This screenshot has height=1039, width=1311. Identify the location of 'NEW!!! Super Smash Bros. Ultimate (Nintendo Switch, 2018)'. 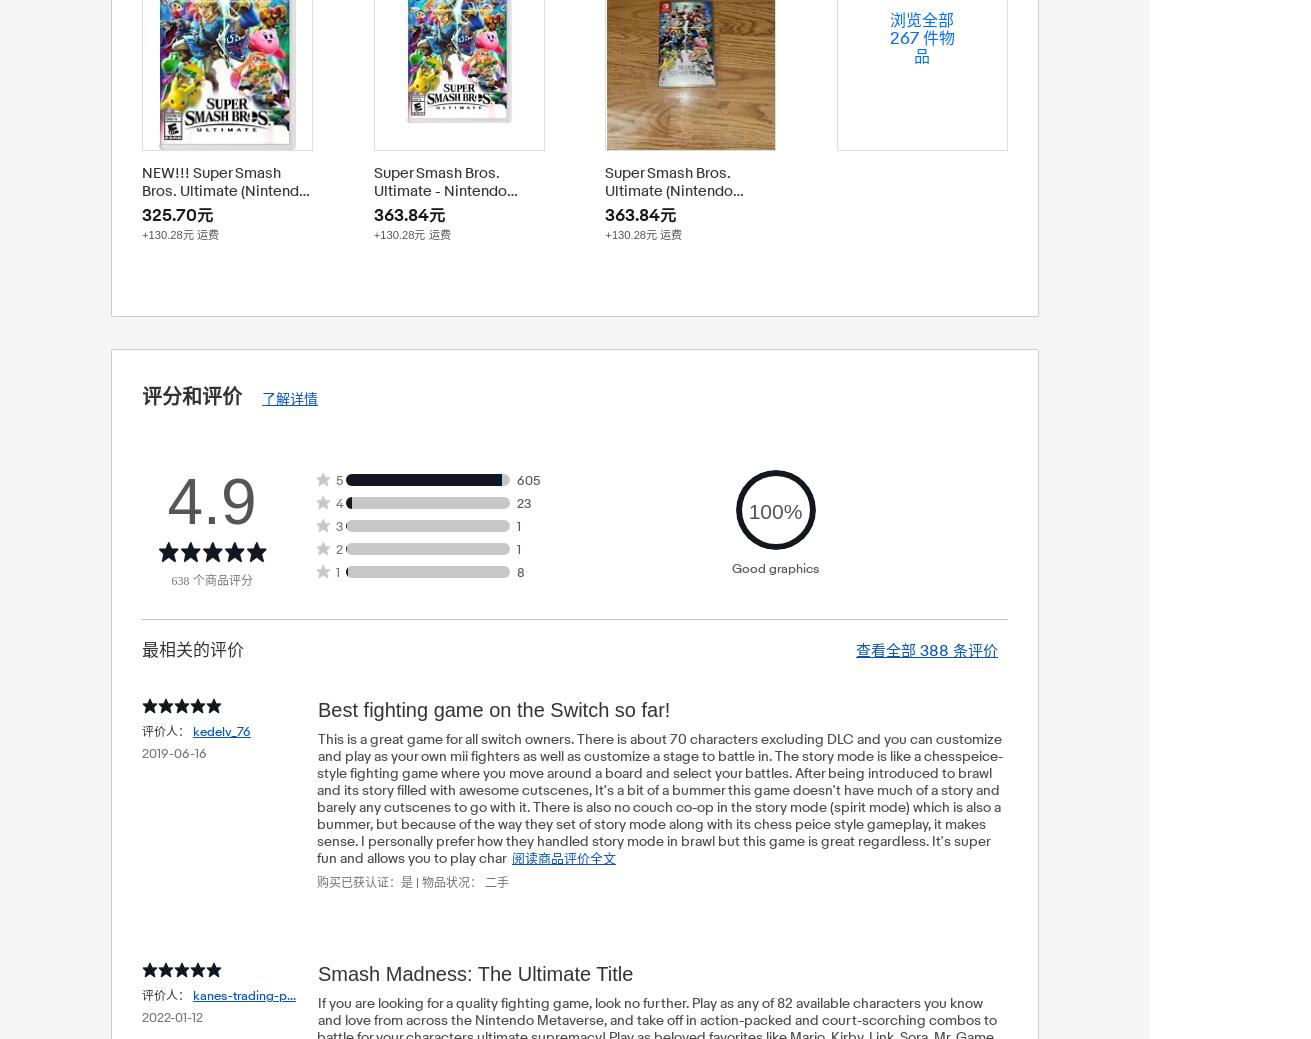
(223, 191).